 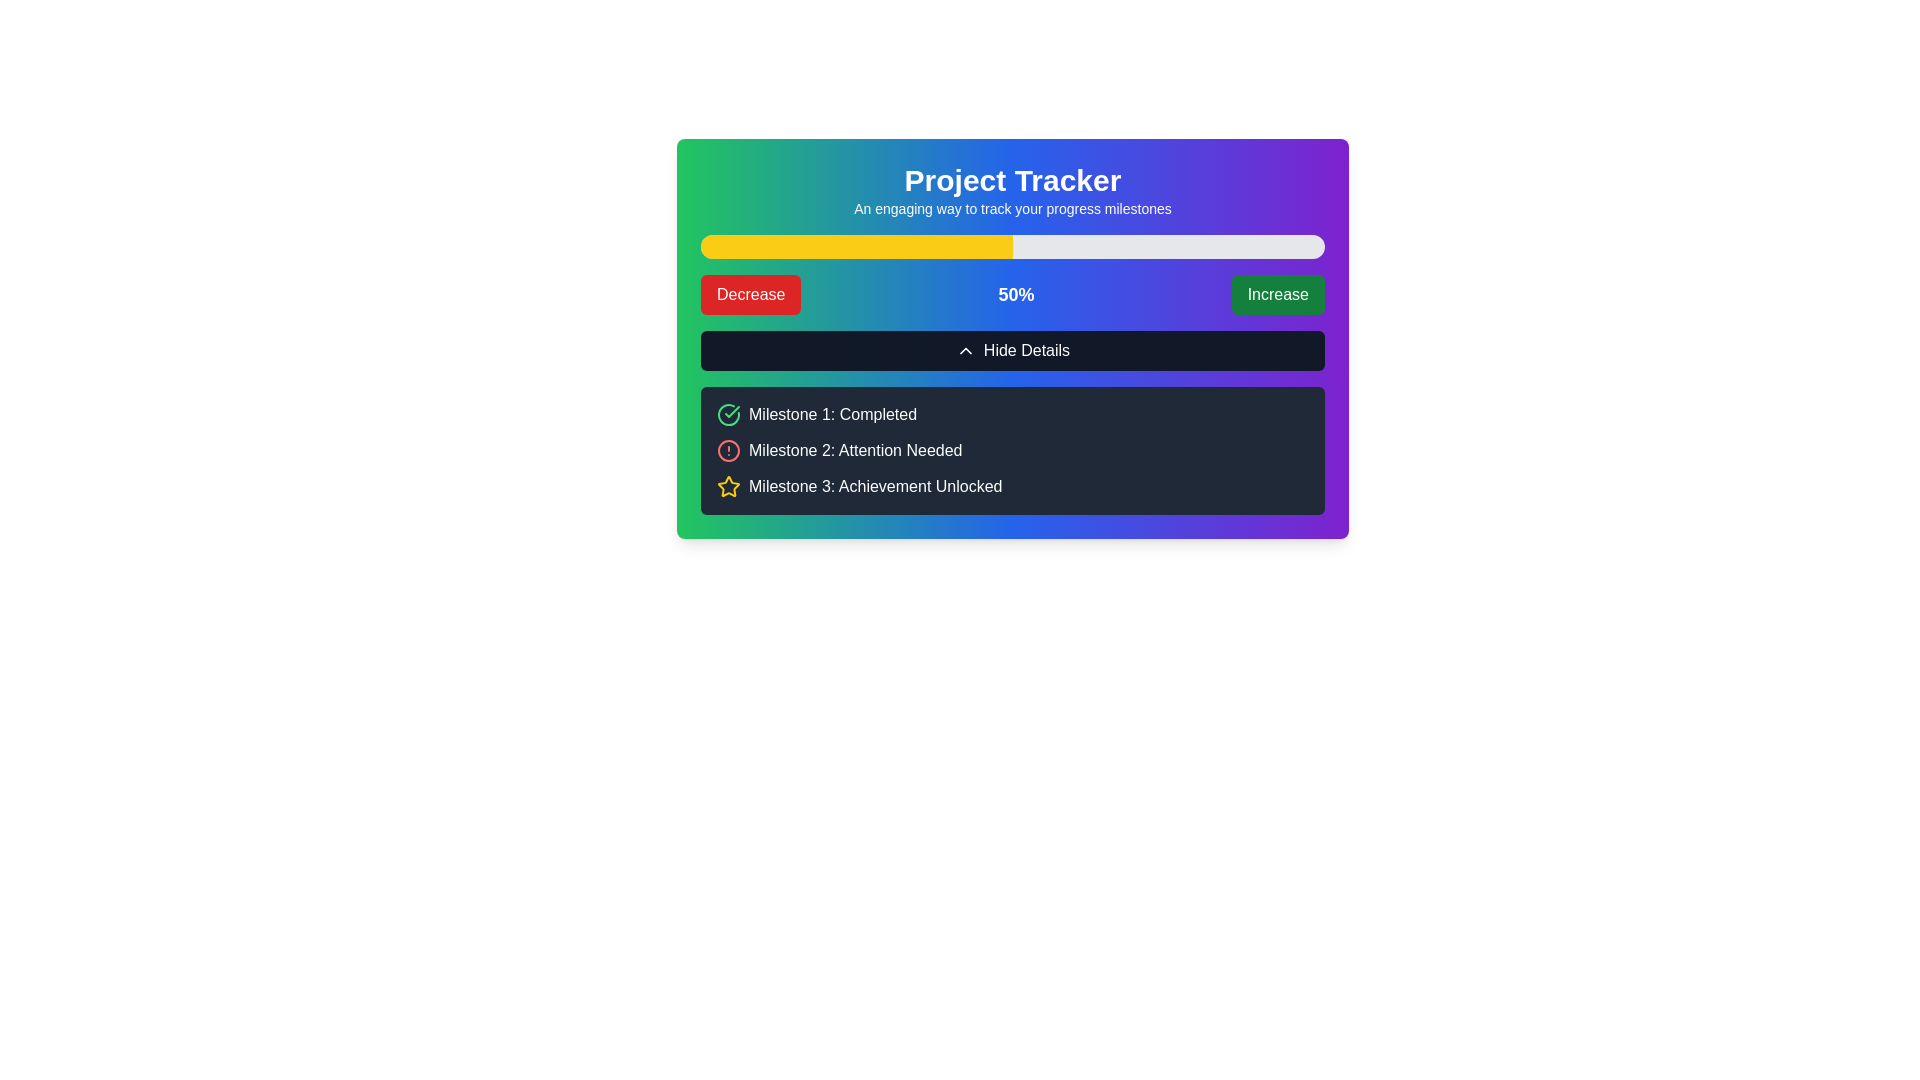 What do you see at coordinates (1012, 181) in the screenshot?
I see `text content of the Heading element, which displays 'Project Tracker' as the main title for the interface` at bounding box center [1012, 181].